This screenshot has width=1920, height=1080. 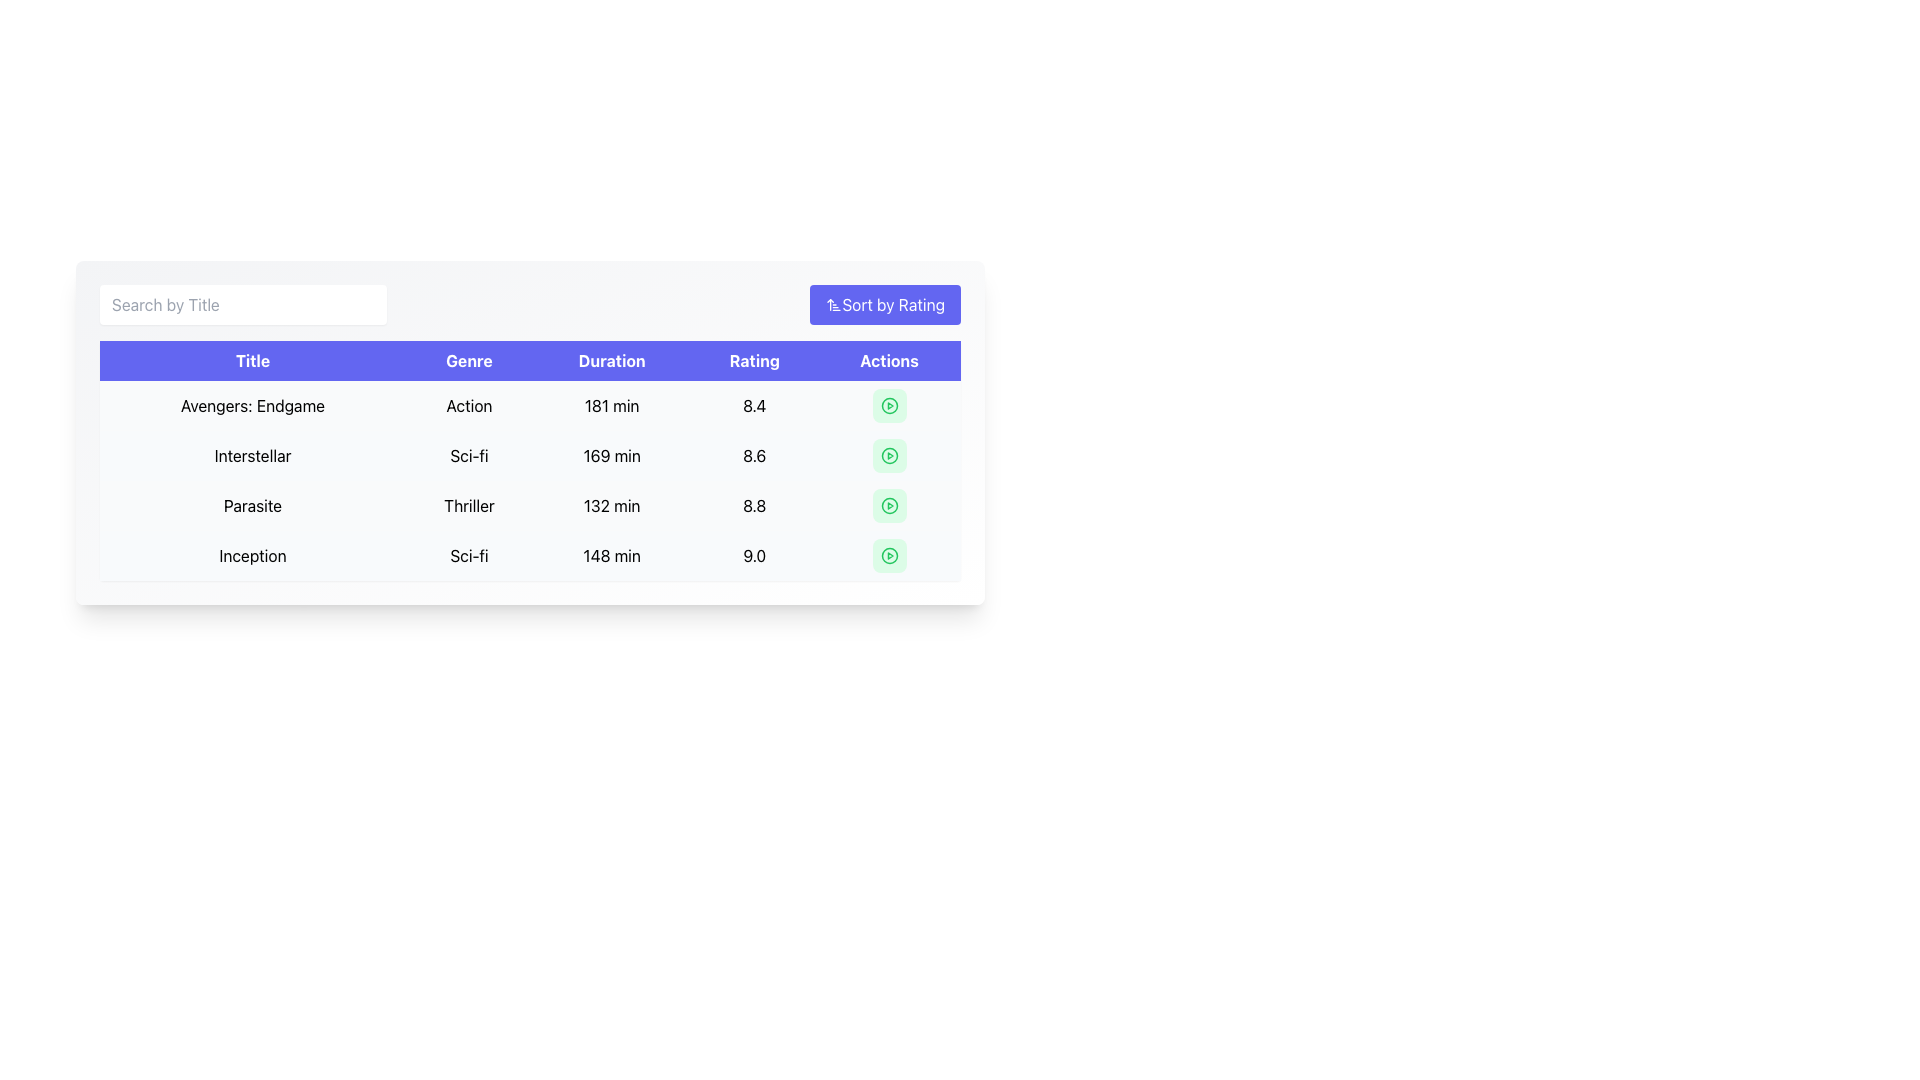 I want to click on the green outlined circular play button located in the last cell of the row for the movie 'Parasite' in the 'Actions' column to initiate an action, so click(x=888, y=504).